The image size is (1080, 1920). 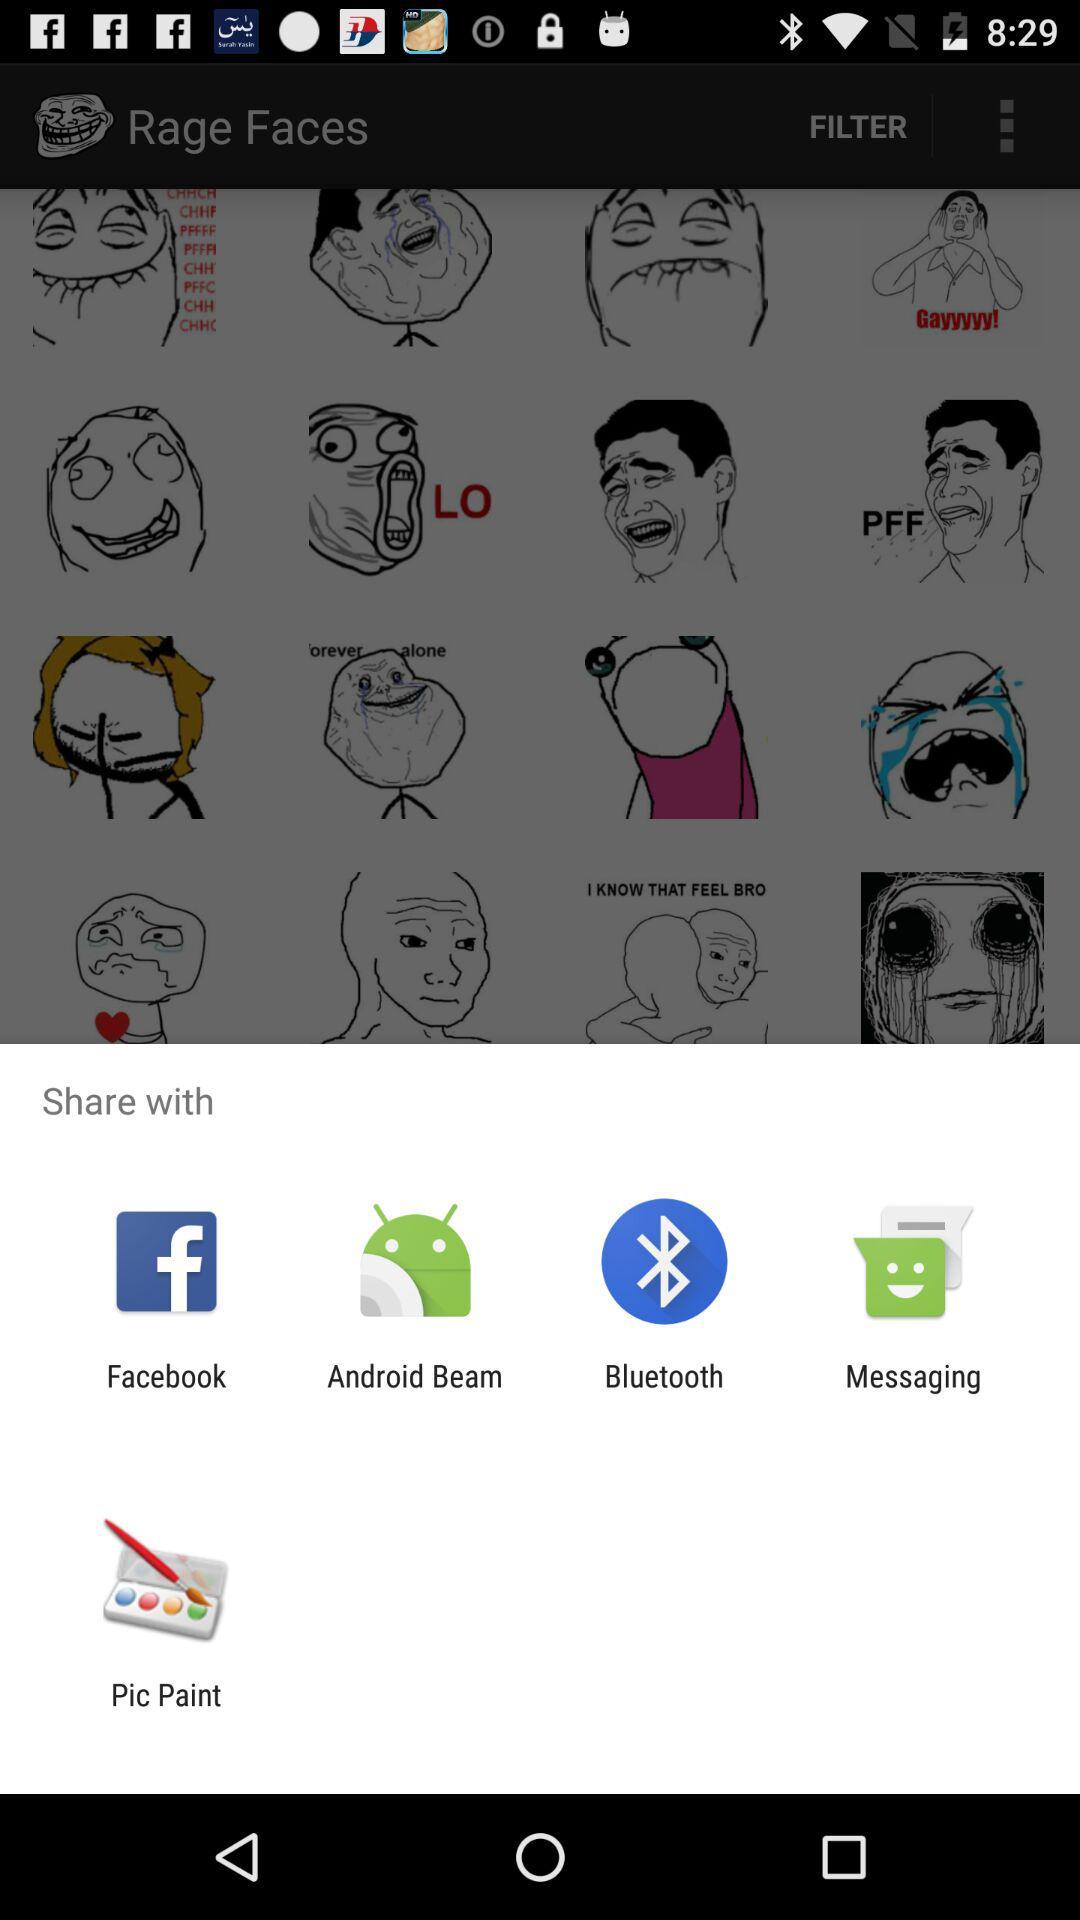 I want to click on android beam item, so click(x=414, y=1392).